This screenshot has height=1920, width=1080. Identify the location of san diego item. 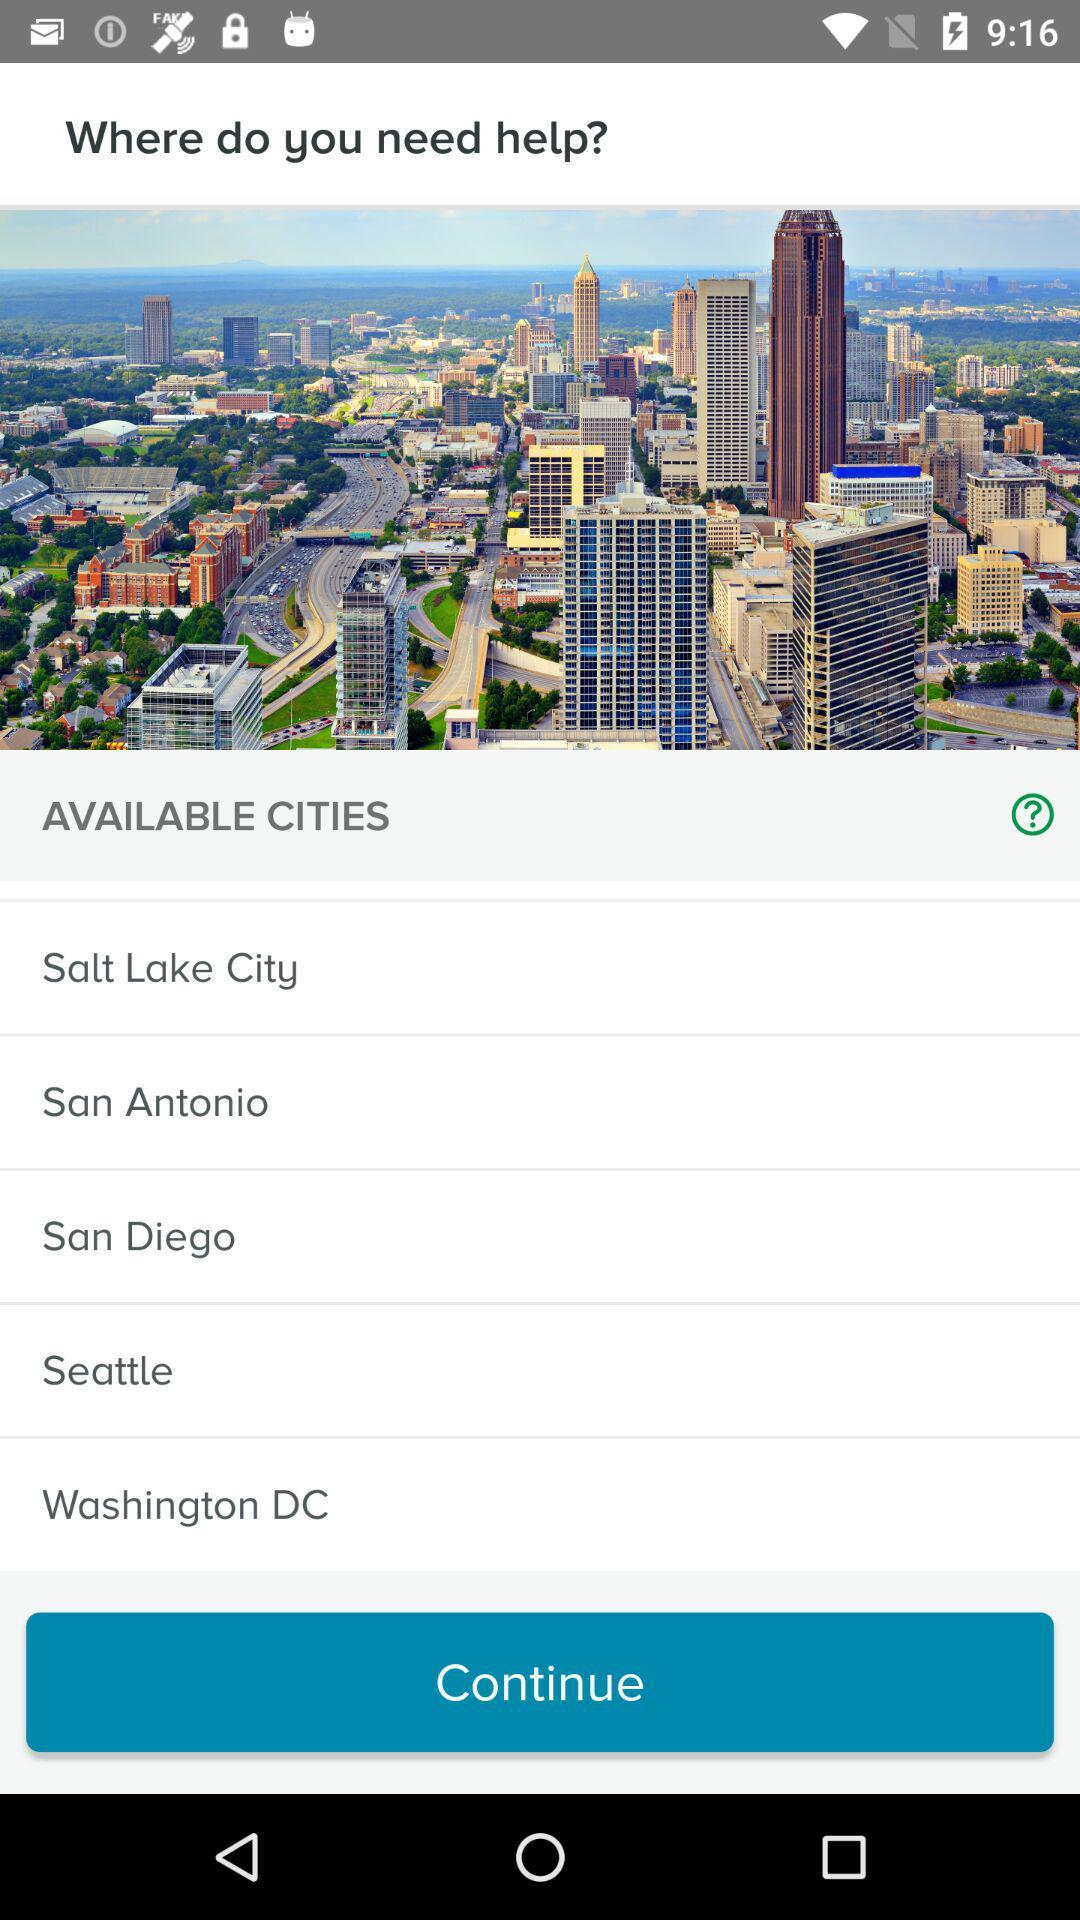
(138, 1235).